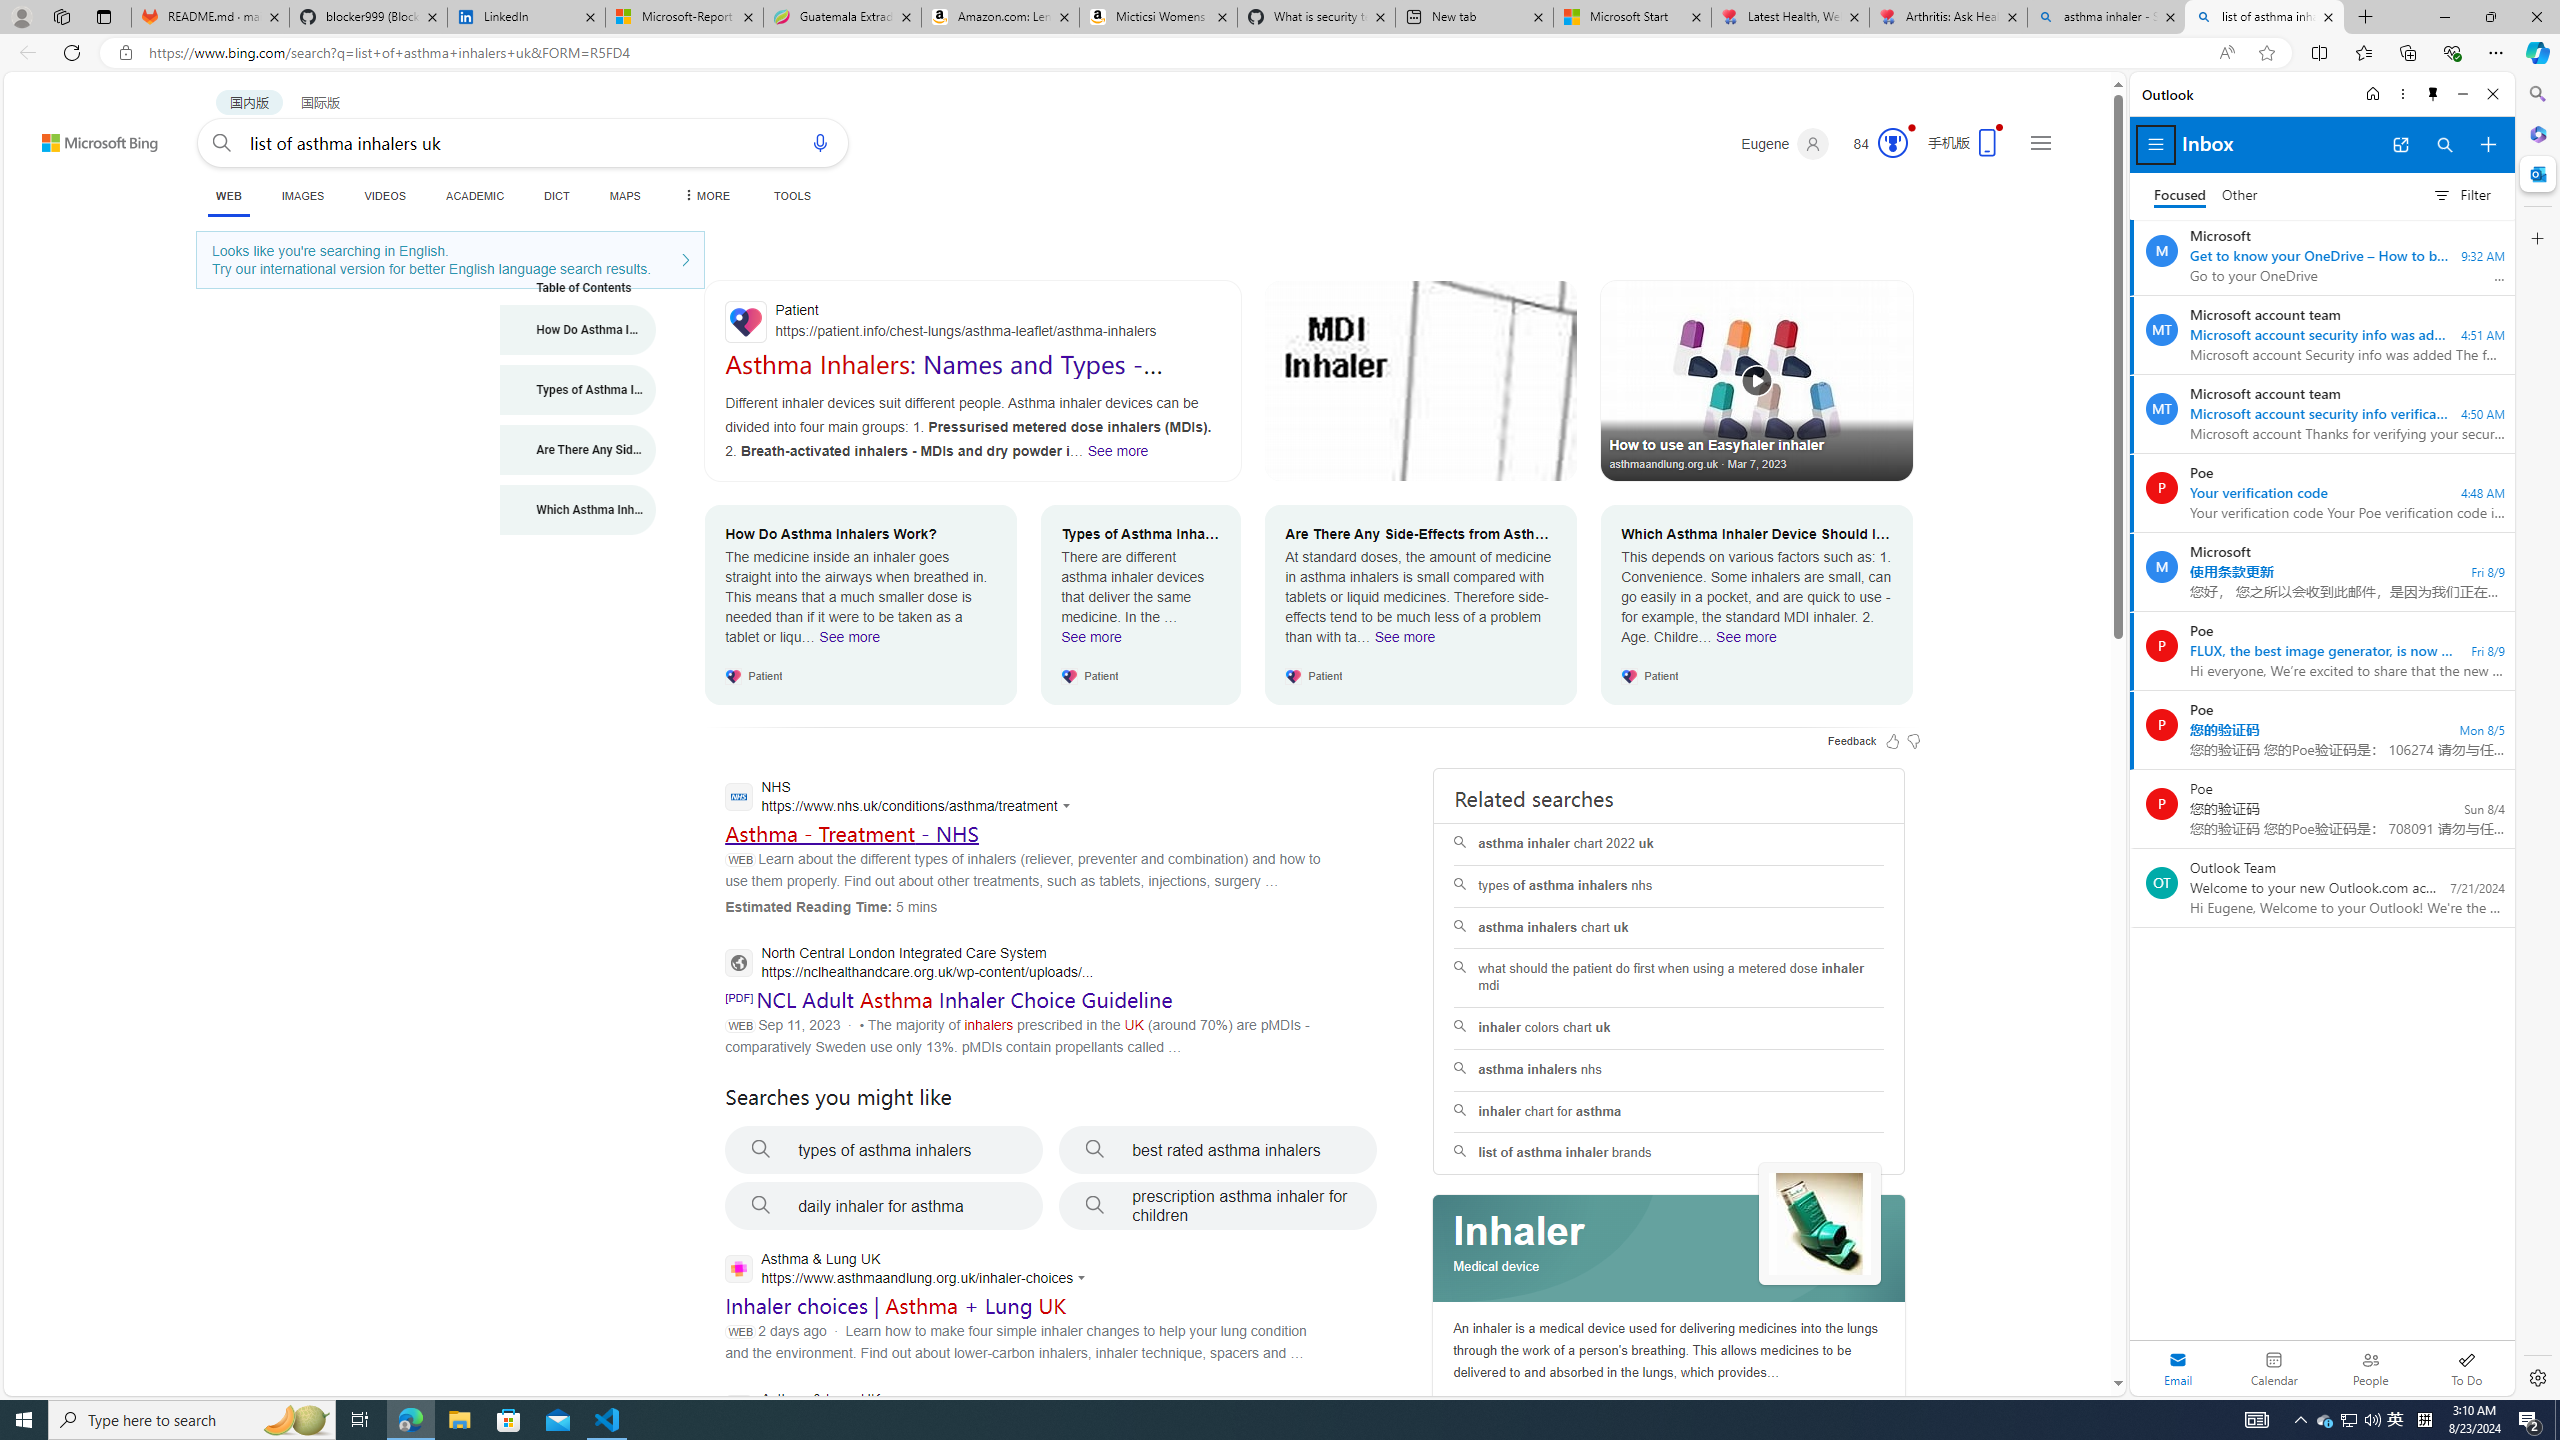 This screenshot has height=1440, width=2560. Describe the element at coordinates (1668, 927) in the screenshot. I see `'asthma inhalers chart uk'` at that location.